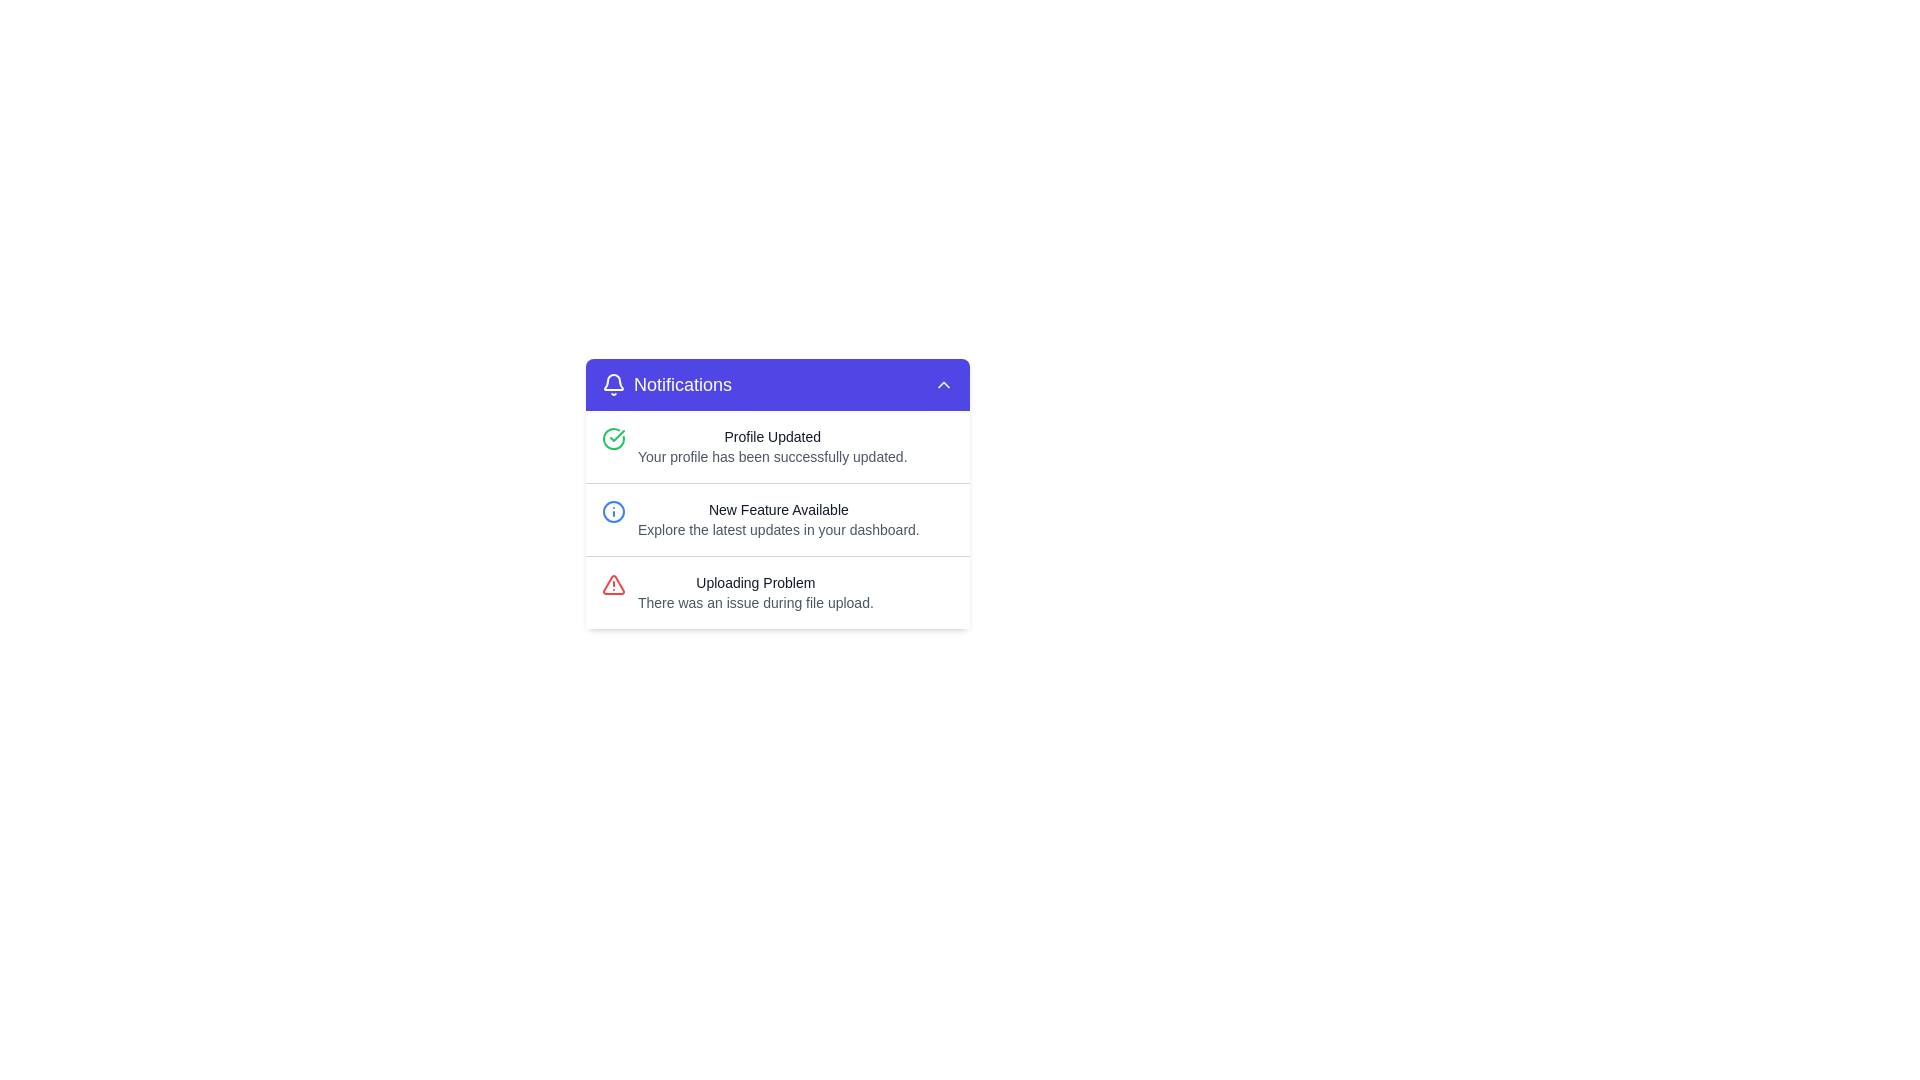 The width and height of the screenshot is (1920, 1080). Describe the element at coordinates (943, 385) in the screenshot. I see `the upward-facing chevron button in the top-right corner of the 'Notifications' header` at that location.